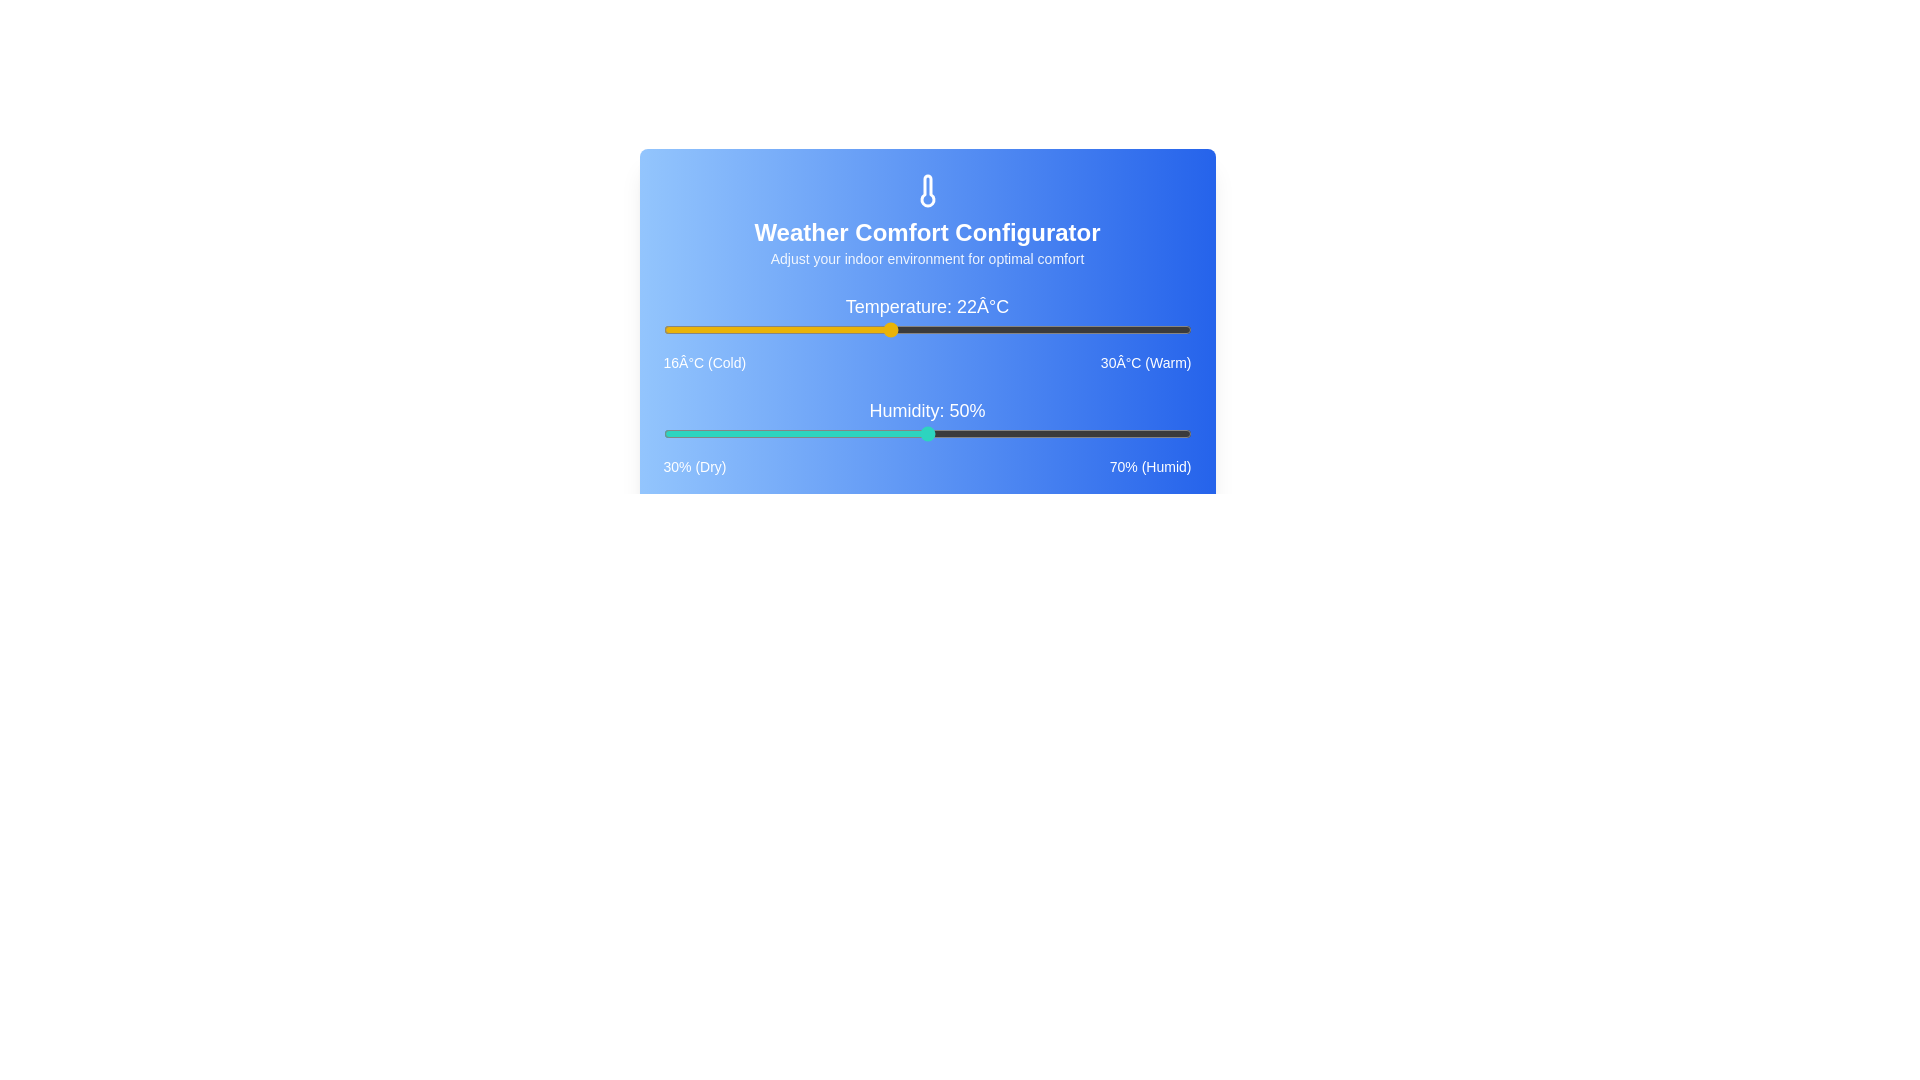 The image size is (1920, 1080). Describe the element at coordinates (888, 329) in the screenshot. I see `the temperature slider to 22°C` at that location.